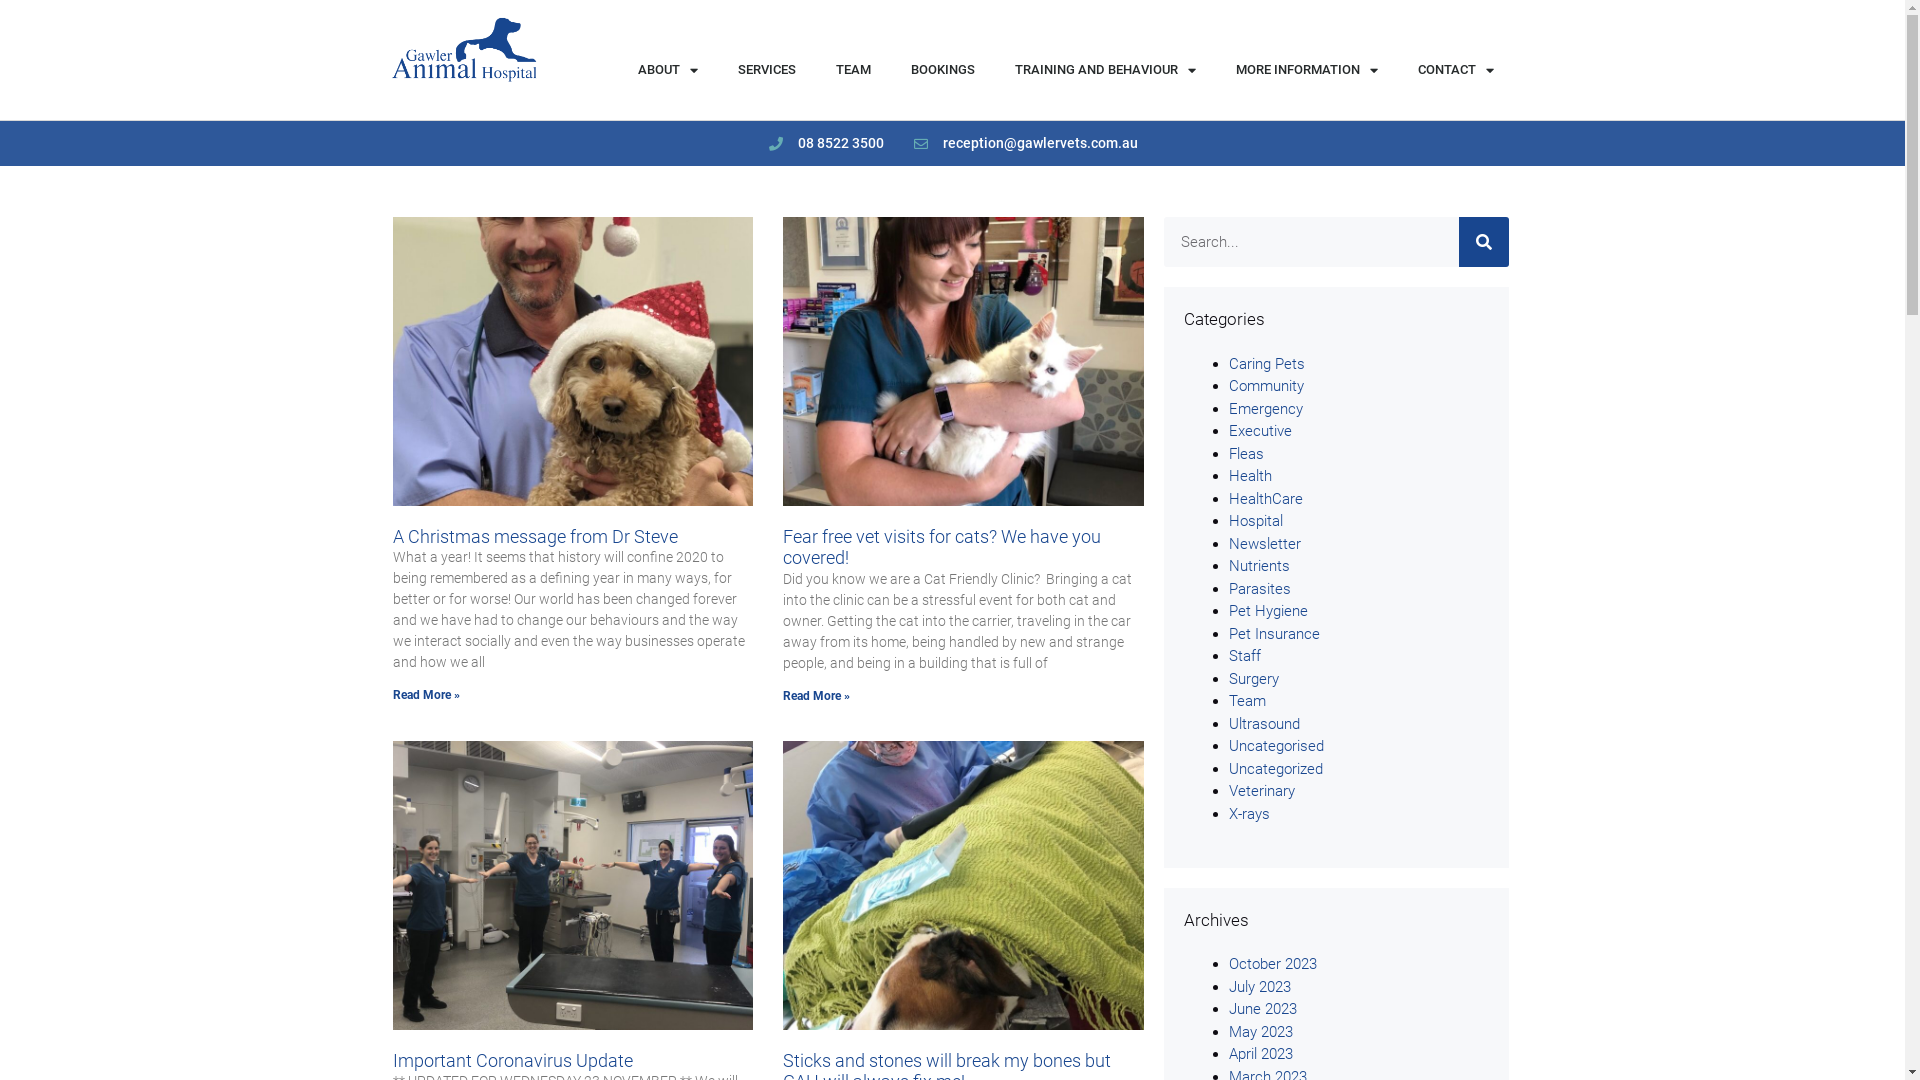 This screenshot has height=1080, width=1920. What do you see at coordinates (1104, 68) in the screenshot?
I see `'TRAINING AND BEHAVIOUR'` at bounding box center [1104, 68].